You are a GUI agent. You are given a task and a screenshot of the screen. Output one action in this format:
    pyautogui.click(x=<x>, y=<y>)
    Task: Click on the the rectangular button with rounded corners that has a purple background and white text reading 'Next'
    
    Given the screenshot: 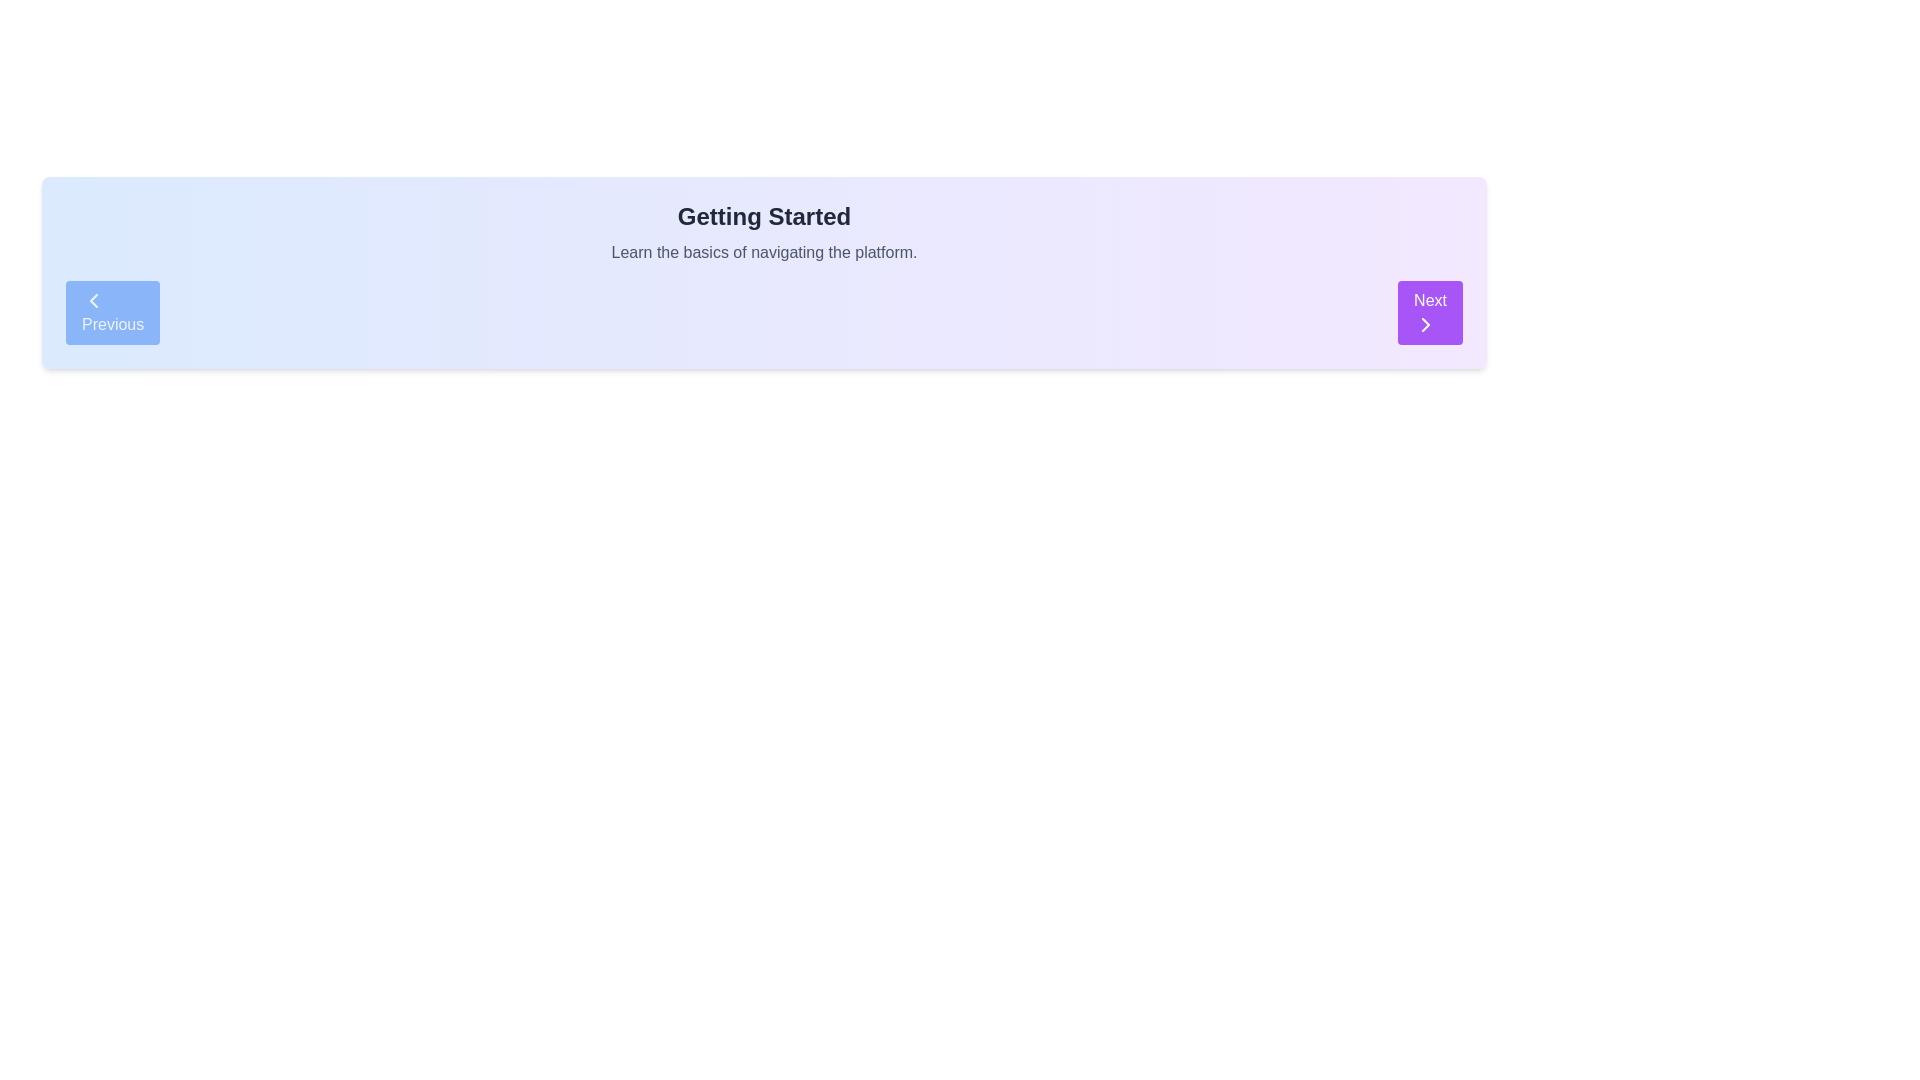 What is the action you would take?
    pyautogui.click(x=1429, y=312)
    